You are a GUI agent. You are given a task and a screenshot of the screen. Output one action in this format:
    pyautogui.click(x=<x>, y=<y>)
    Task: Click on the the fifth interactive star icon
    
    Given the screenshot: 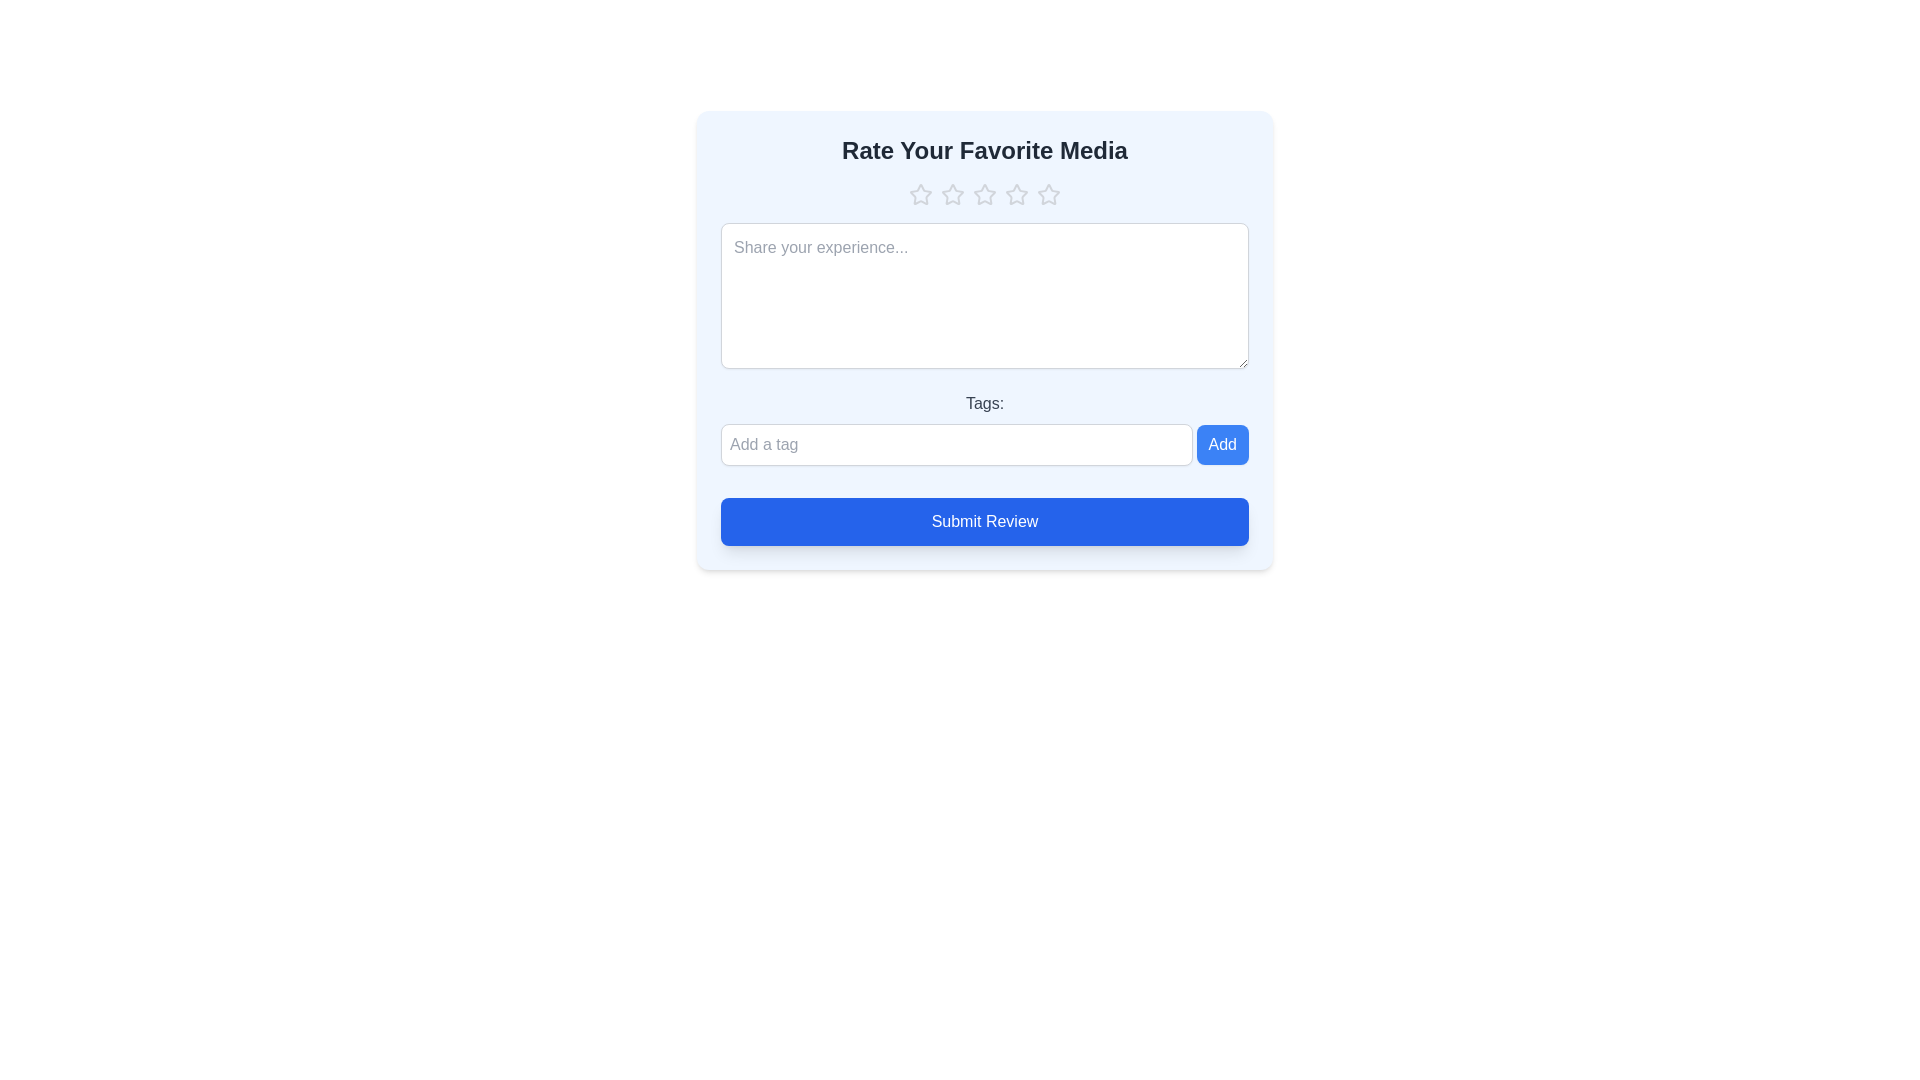 What is the action you would take?
    pyautogui.click(x=1048, y=195)
    